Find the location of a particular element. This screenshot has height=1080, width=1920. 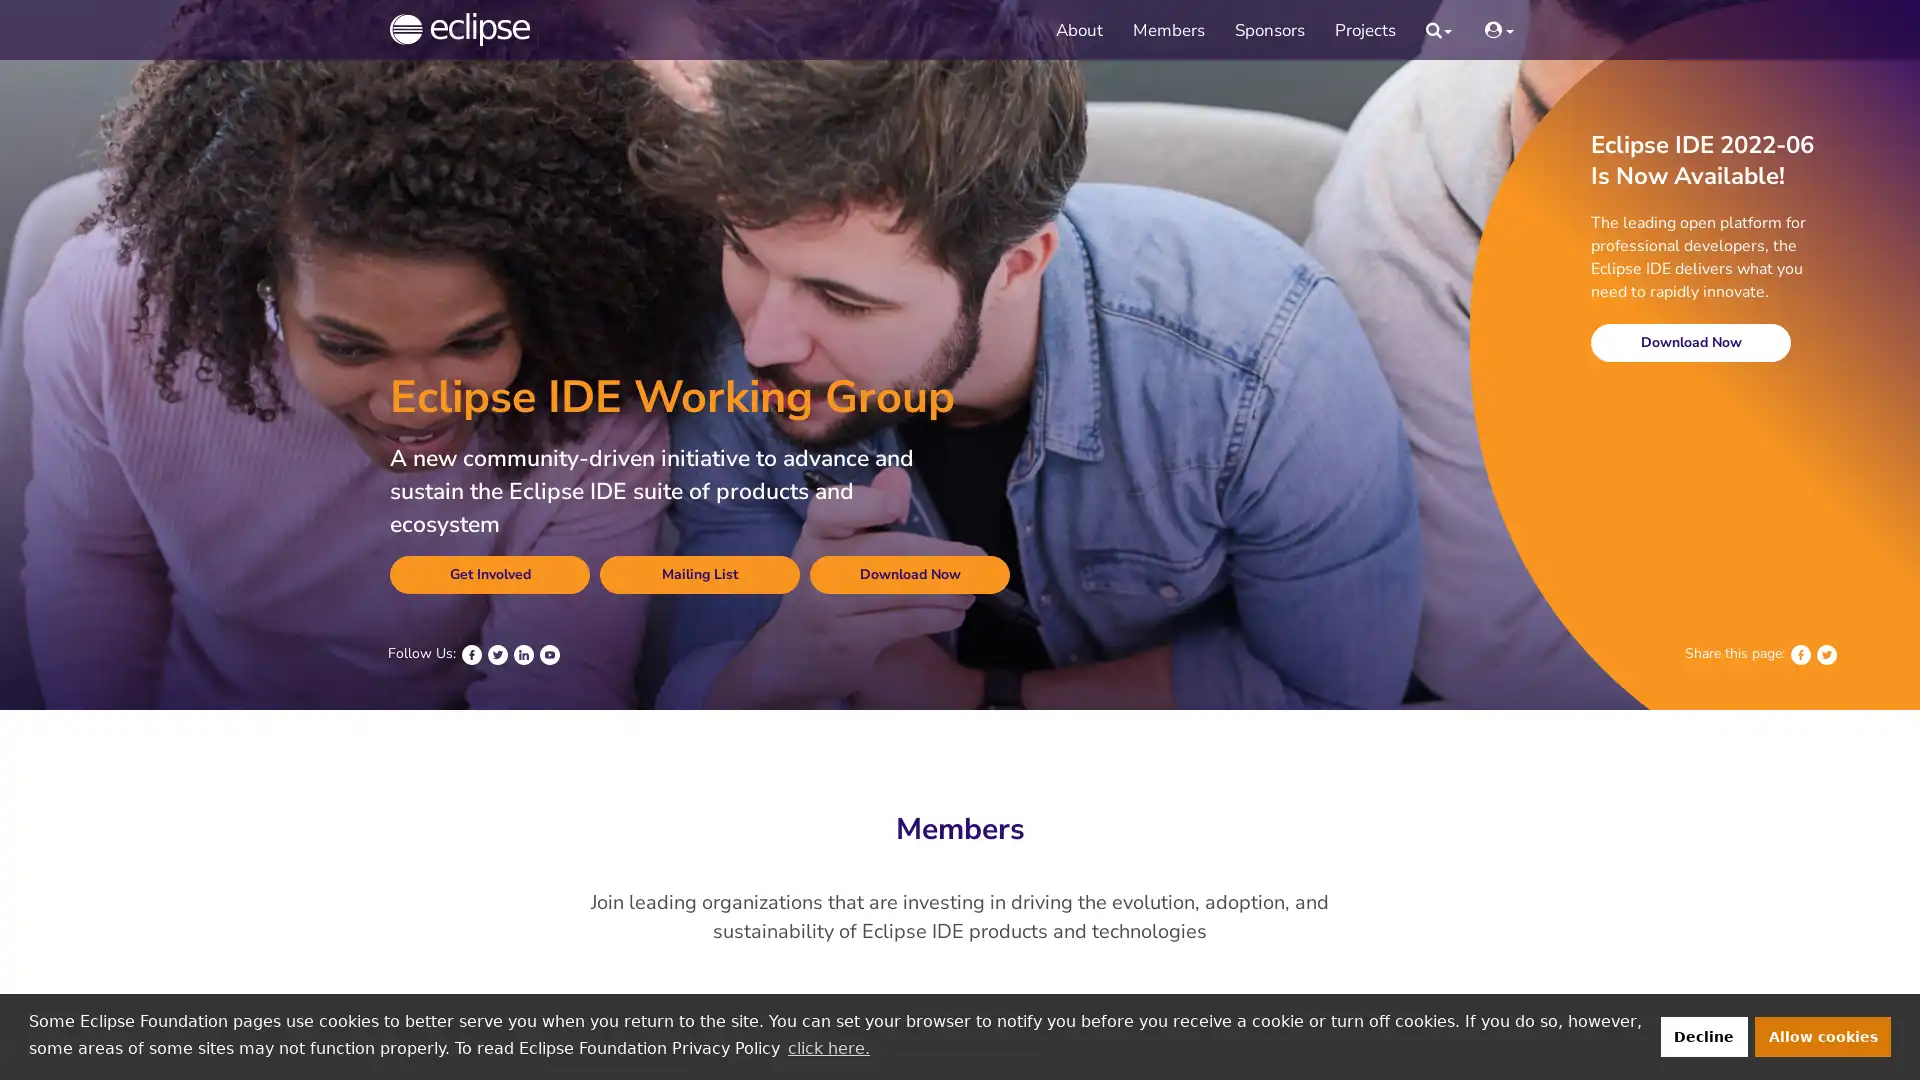

learn more about cookies is located at coordinates (828, 1047).